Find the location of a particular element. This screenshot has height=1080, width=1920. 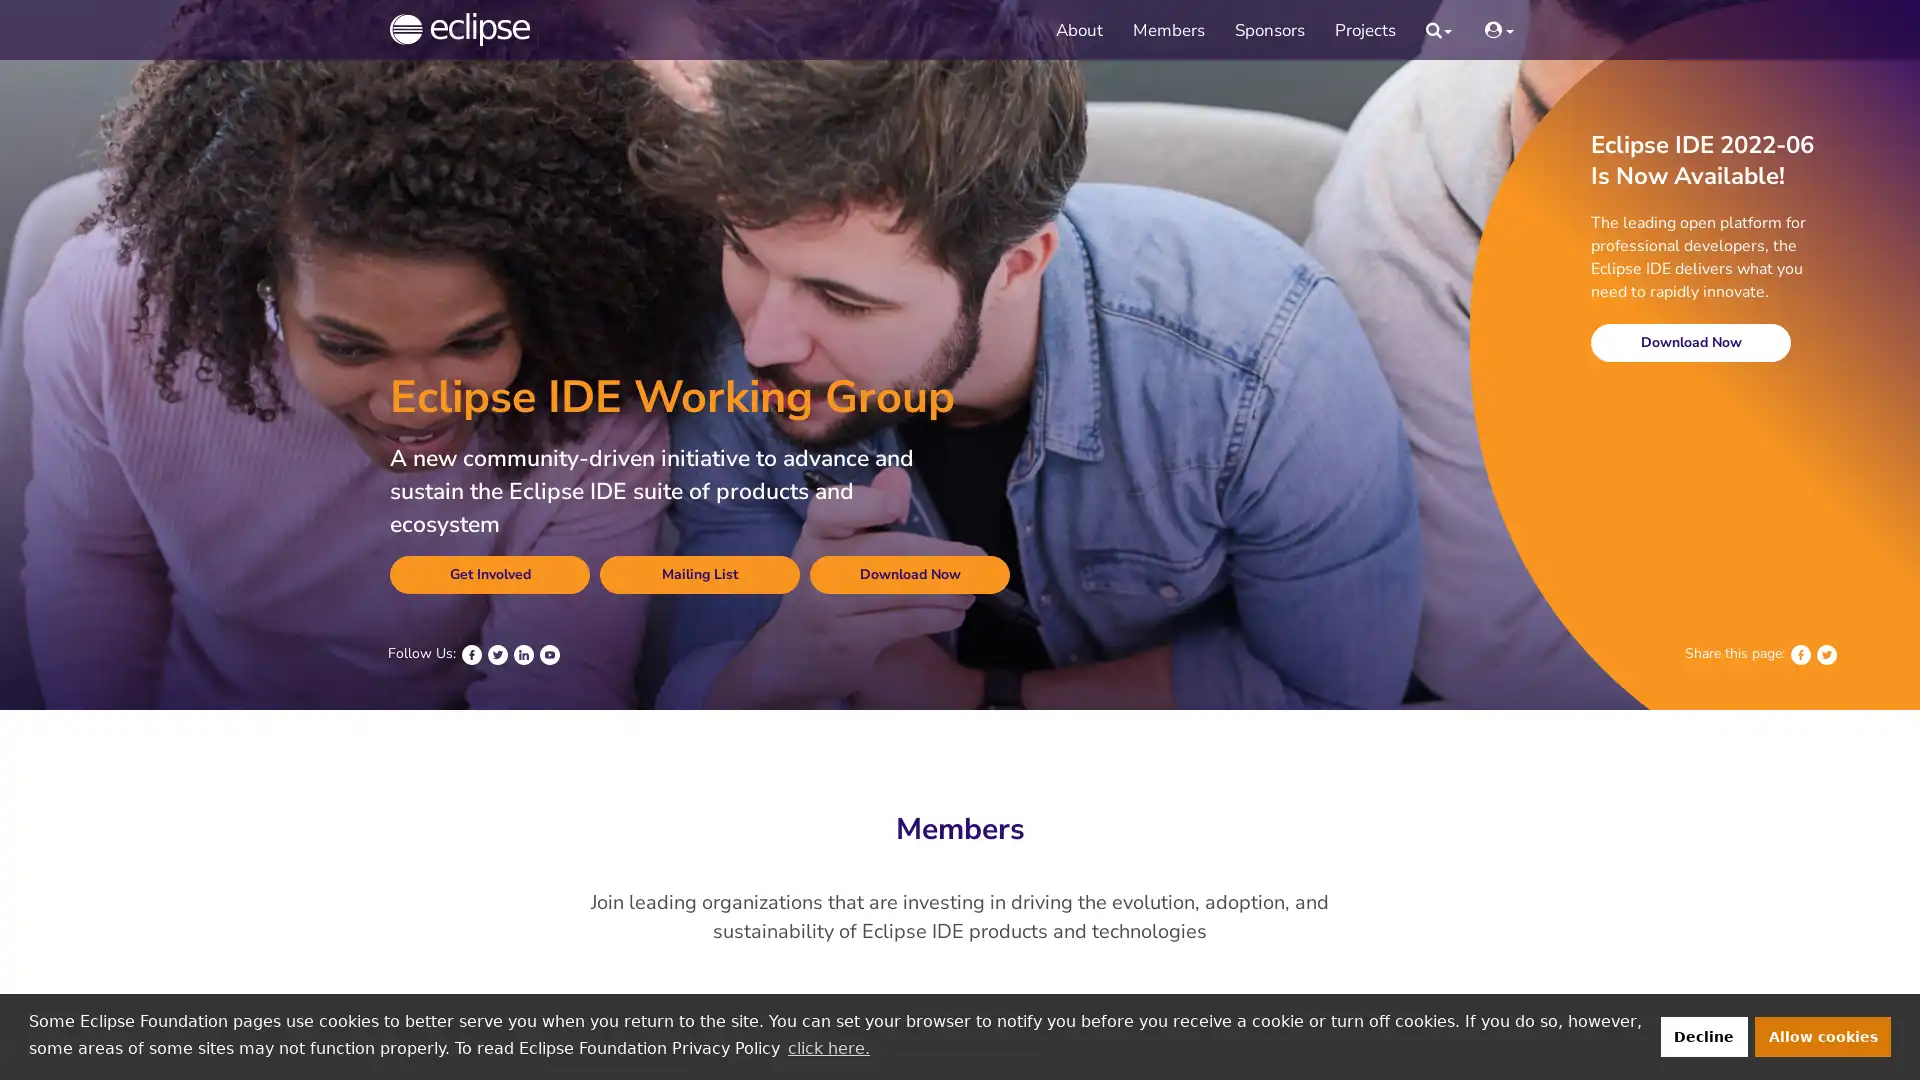

learn more about cookies is located at coordinates (828, 1047).